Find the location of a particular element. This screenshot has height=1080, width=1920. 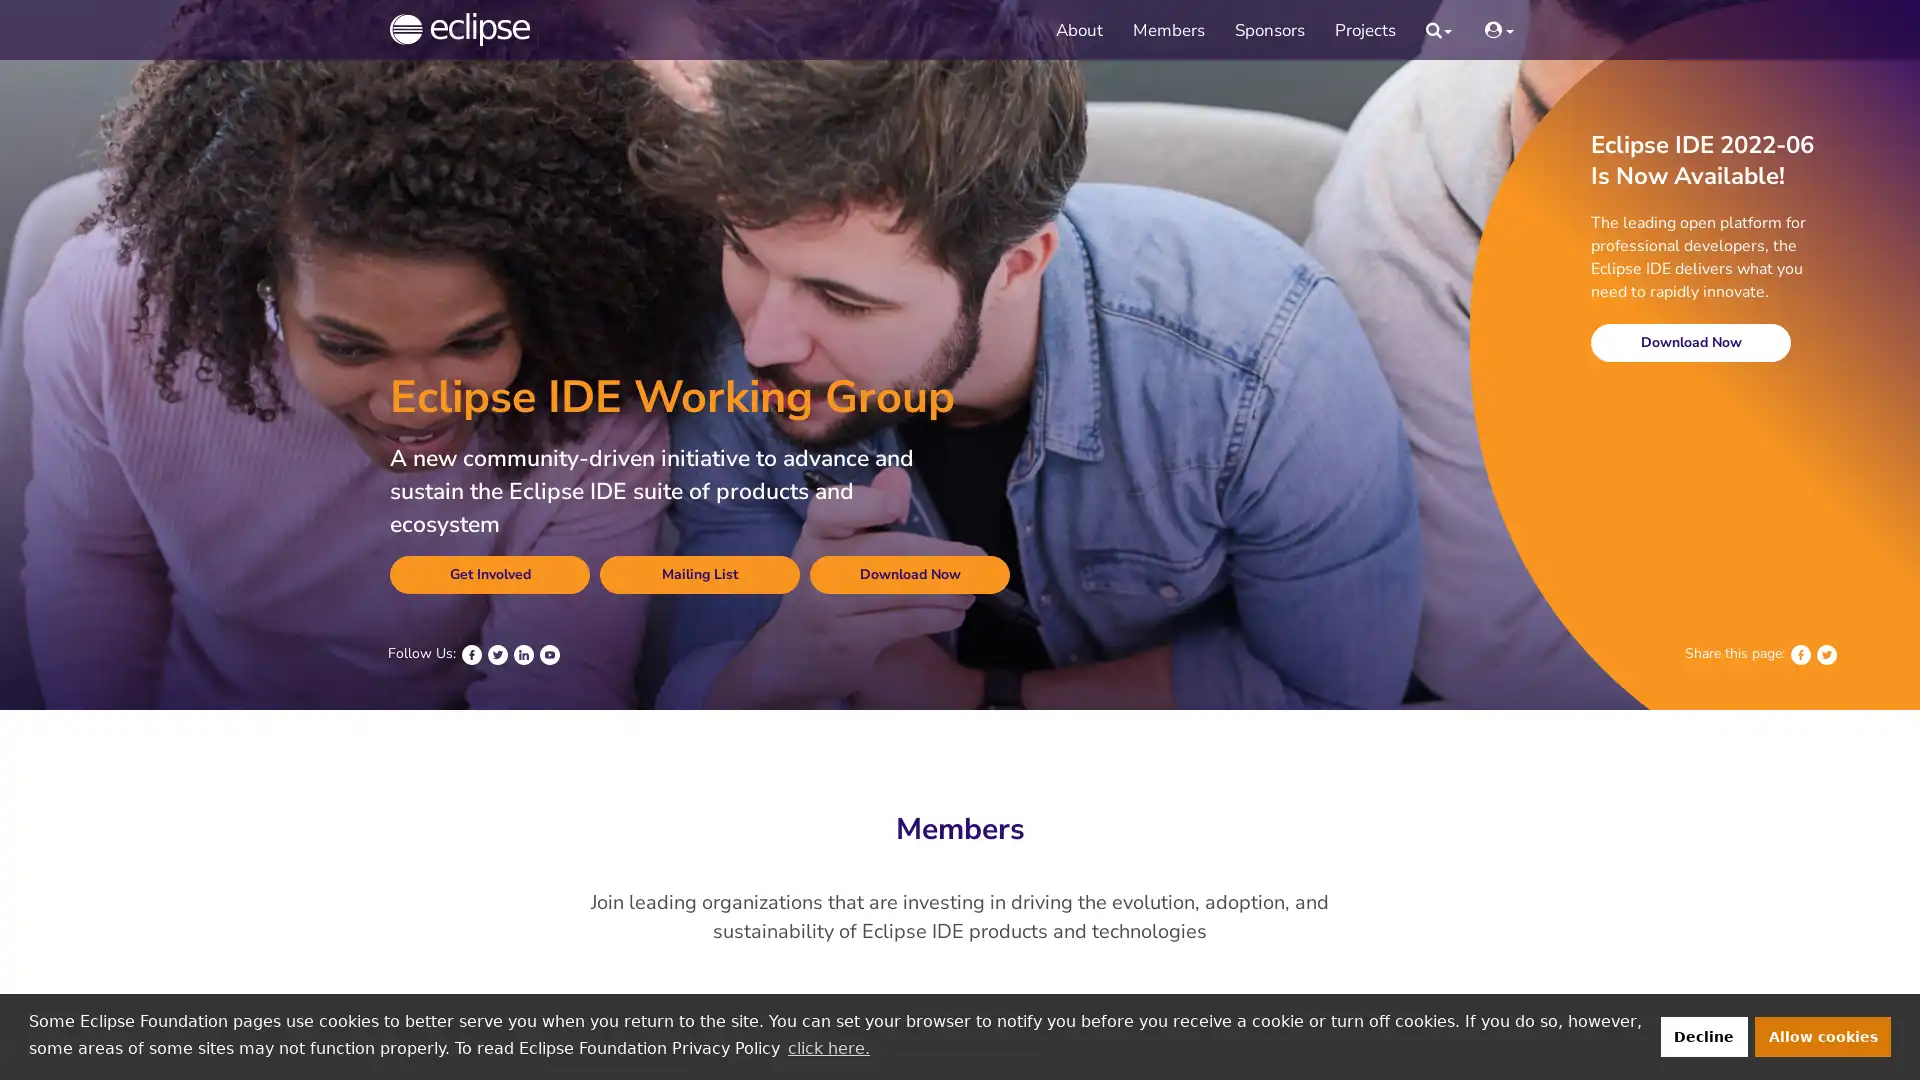

learn more about cookies is located at coordinates (828, 1047).